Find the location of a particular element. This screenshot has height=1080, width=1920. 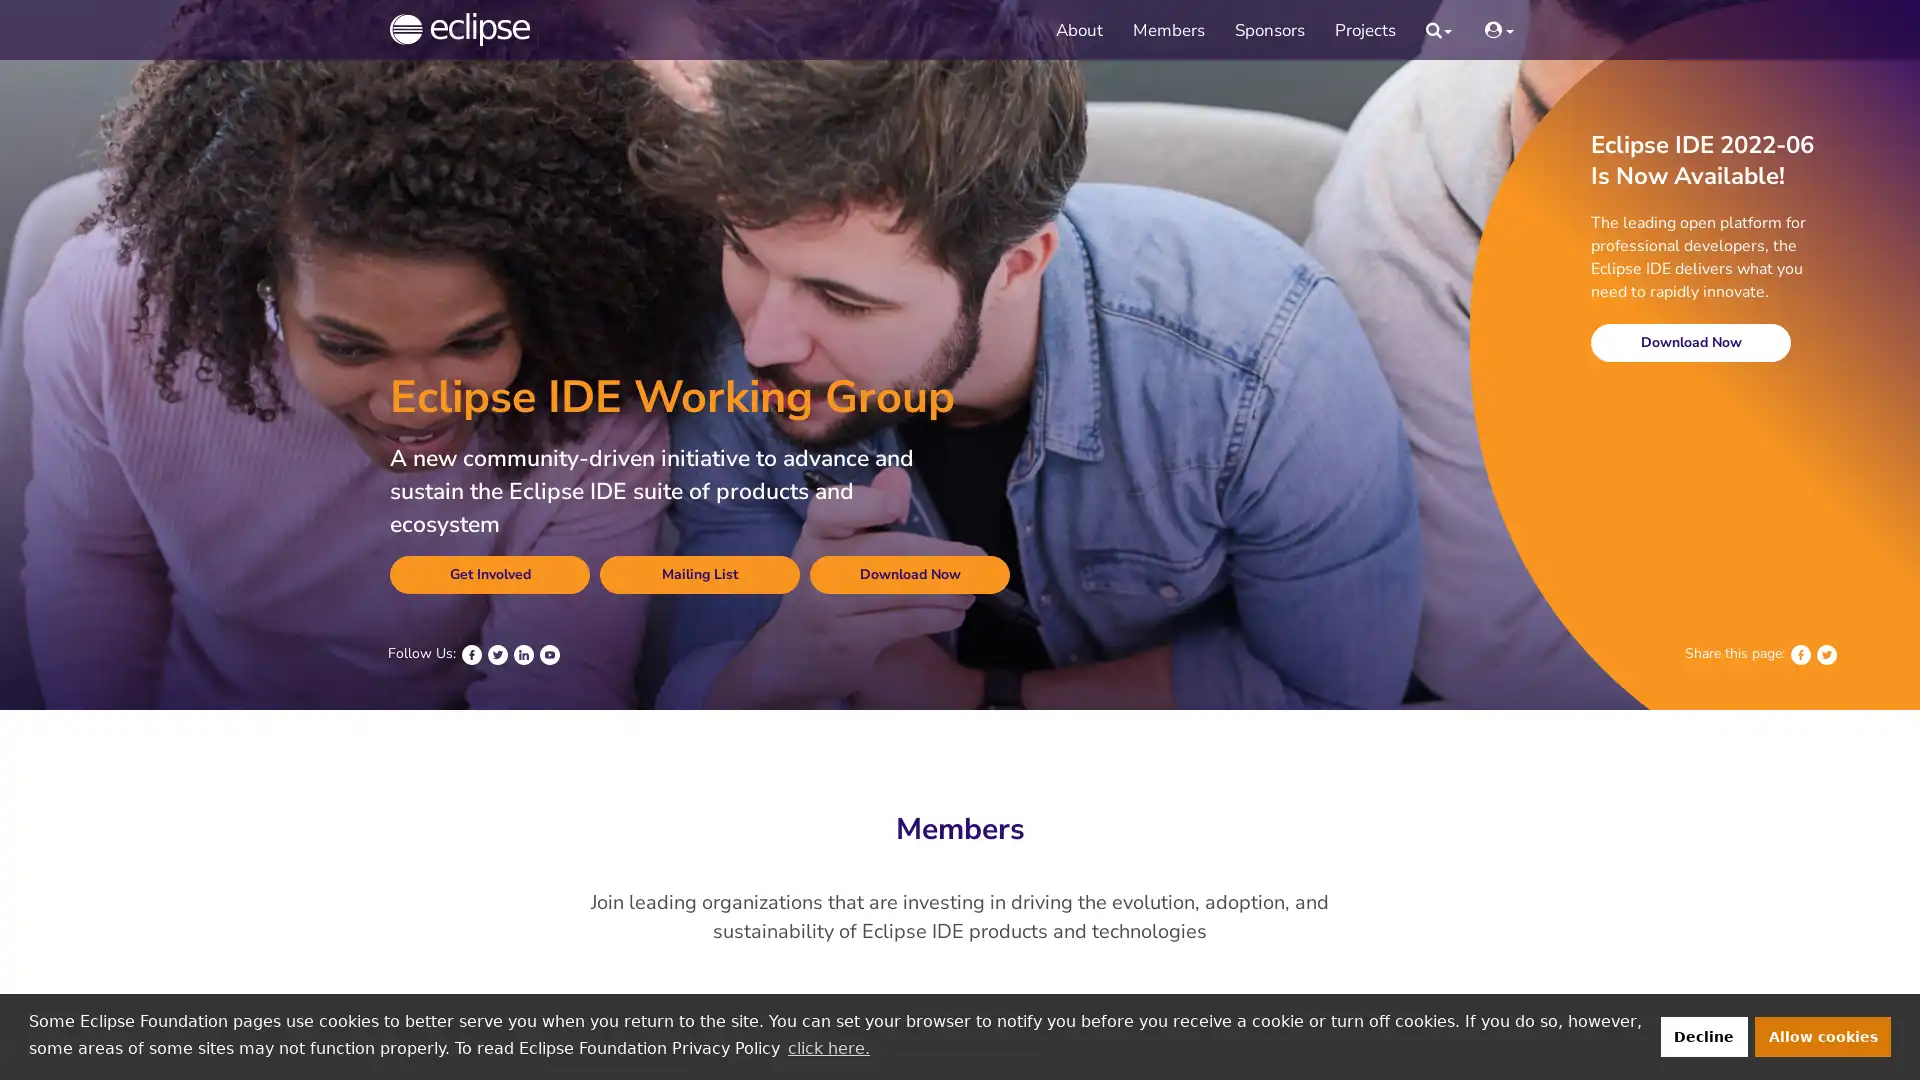

learn more about cookies is located at coordinates (828, 1047).